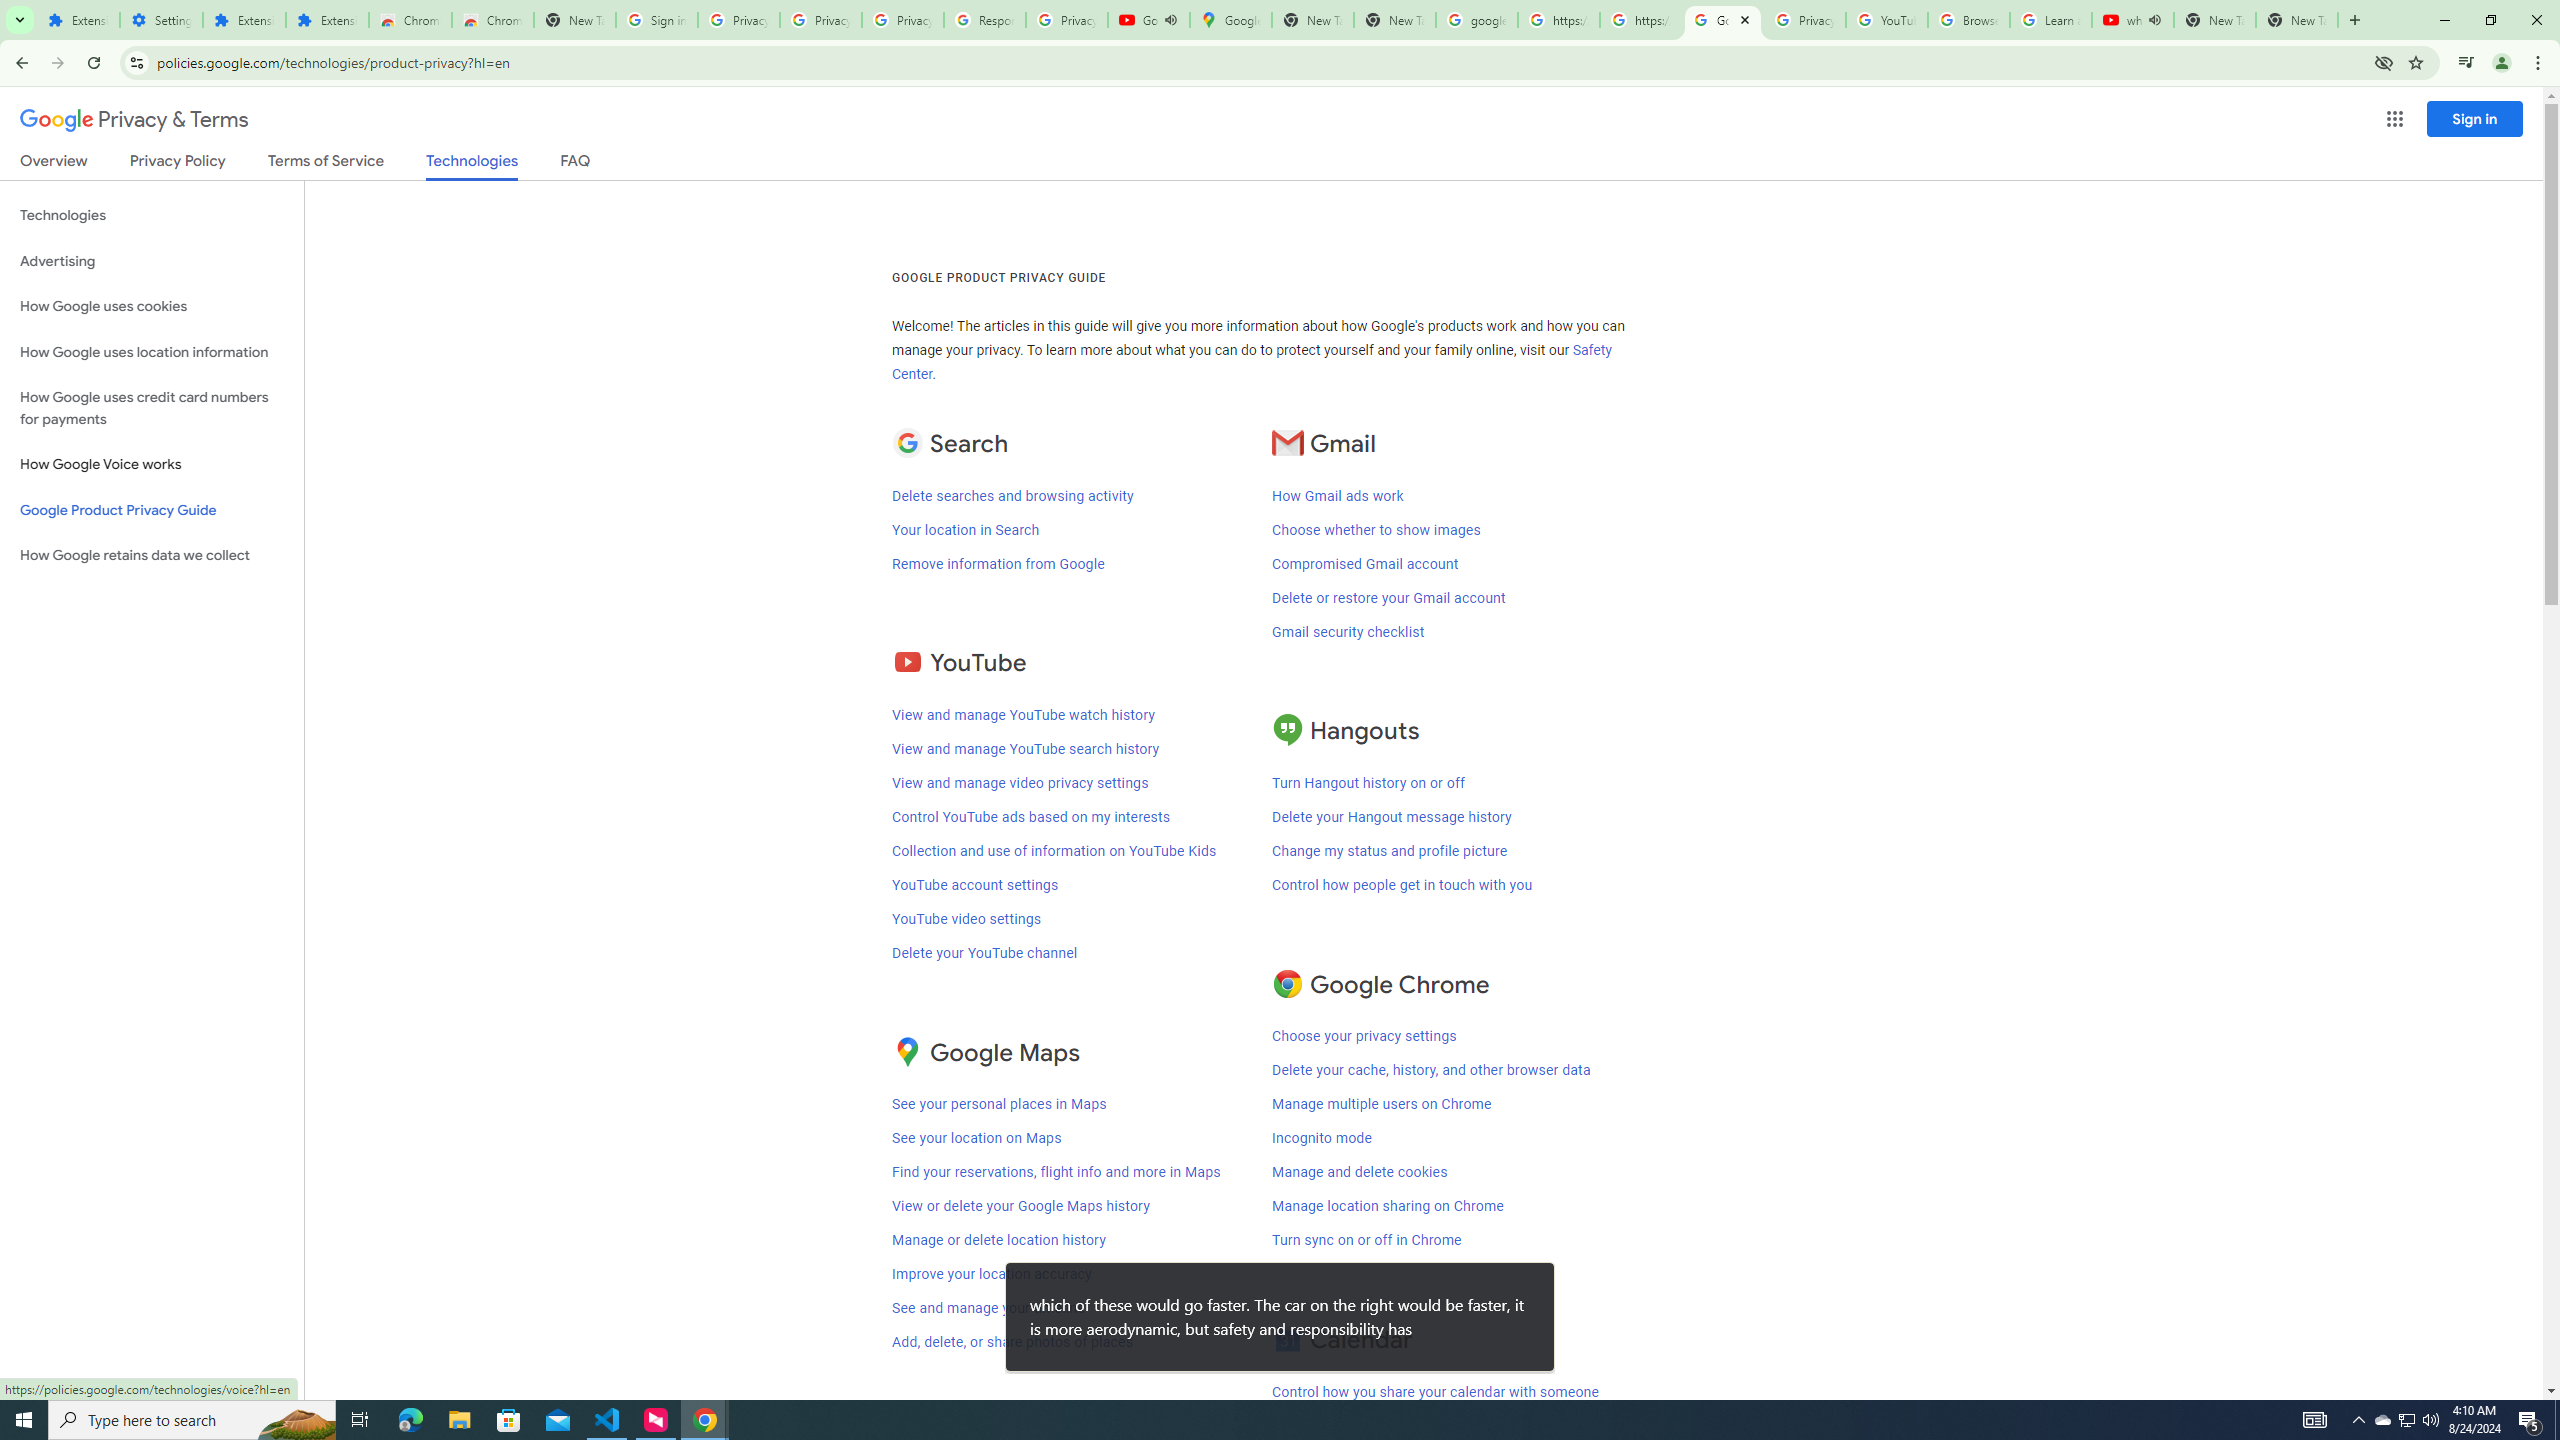  Describe the element at coordinates (1337, 495) in the screenshot. I see `'How Gmail ads work'` at that location.